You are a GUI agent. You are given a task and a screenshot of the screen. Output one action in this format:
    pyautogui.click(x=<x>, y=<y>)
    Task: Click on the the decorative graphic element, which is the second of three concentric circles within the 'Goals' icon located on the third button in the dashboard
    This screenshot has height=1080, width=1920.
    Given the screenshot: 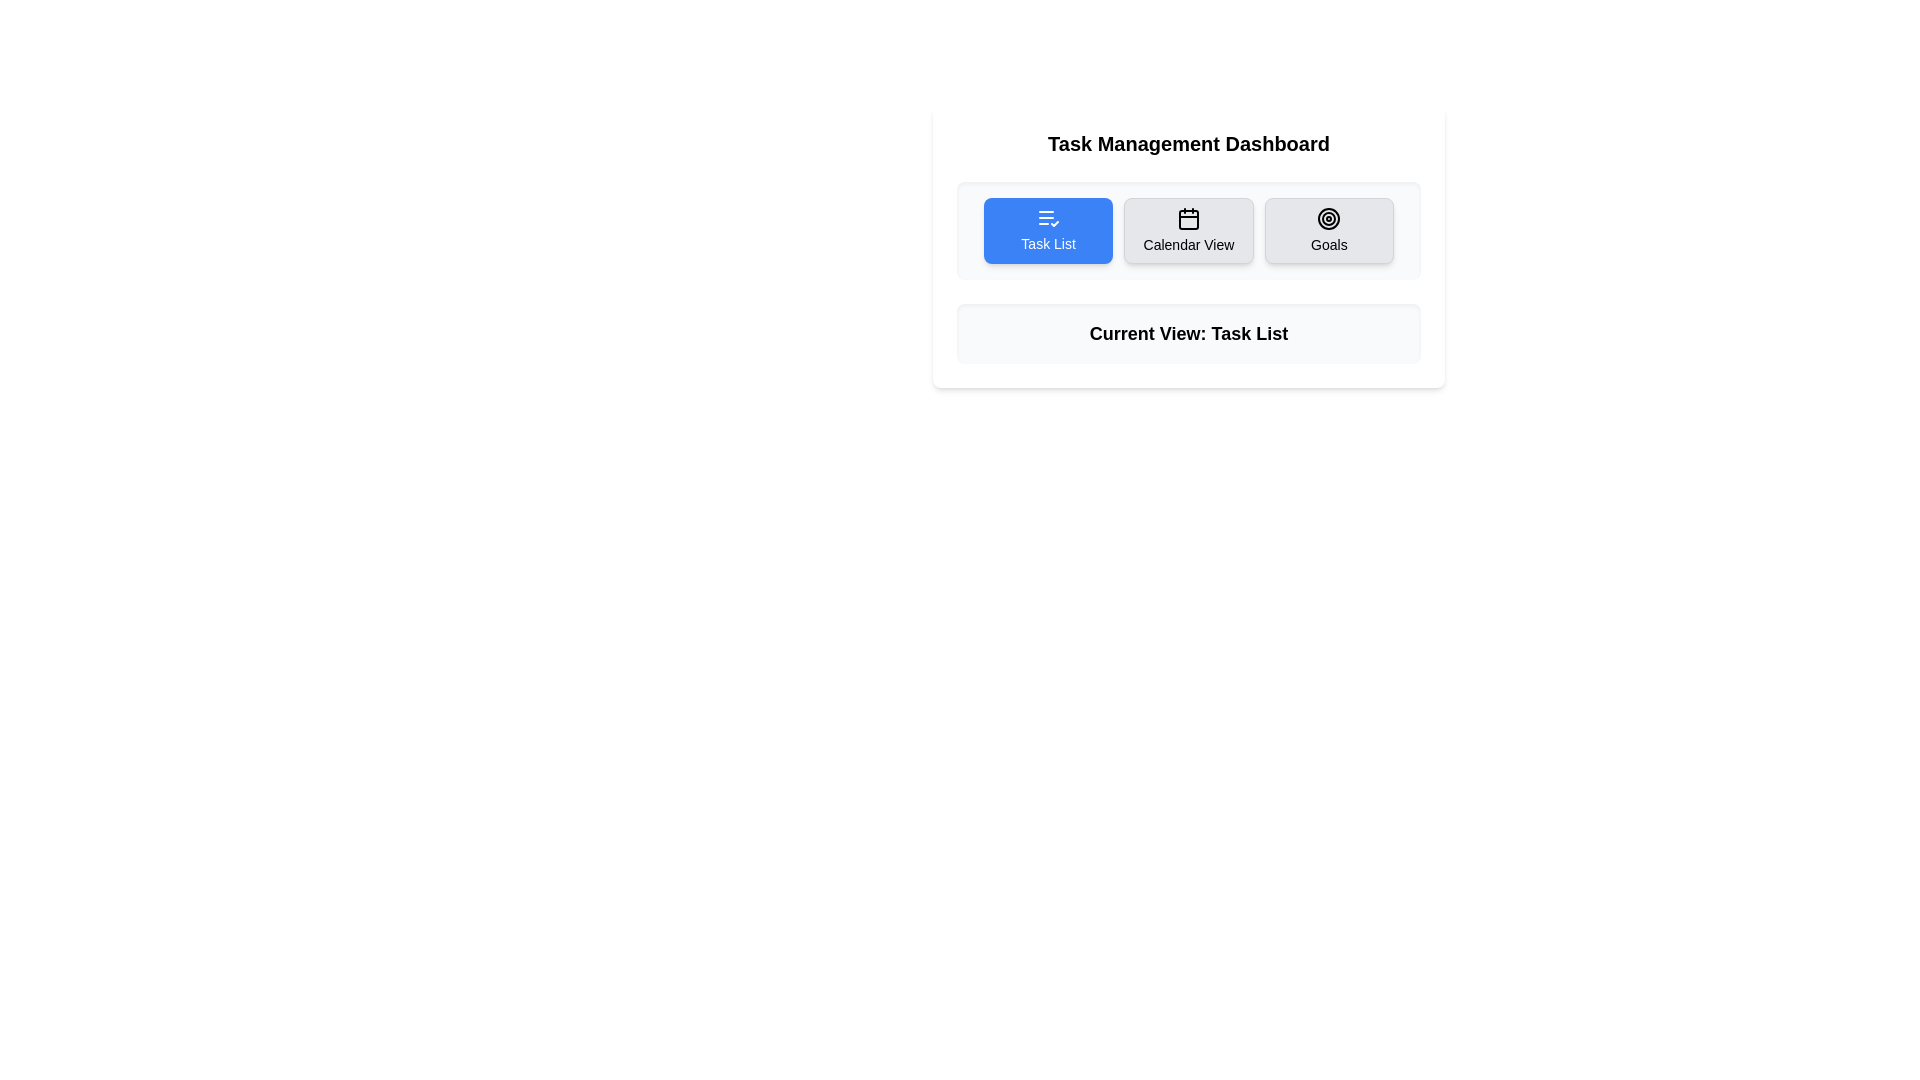 What is the action you would take?
    pyautogui.click(x=1329, y=219)
    